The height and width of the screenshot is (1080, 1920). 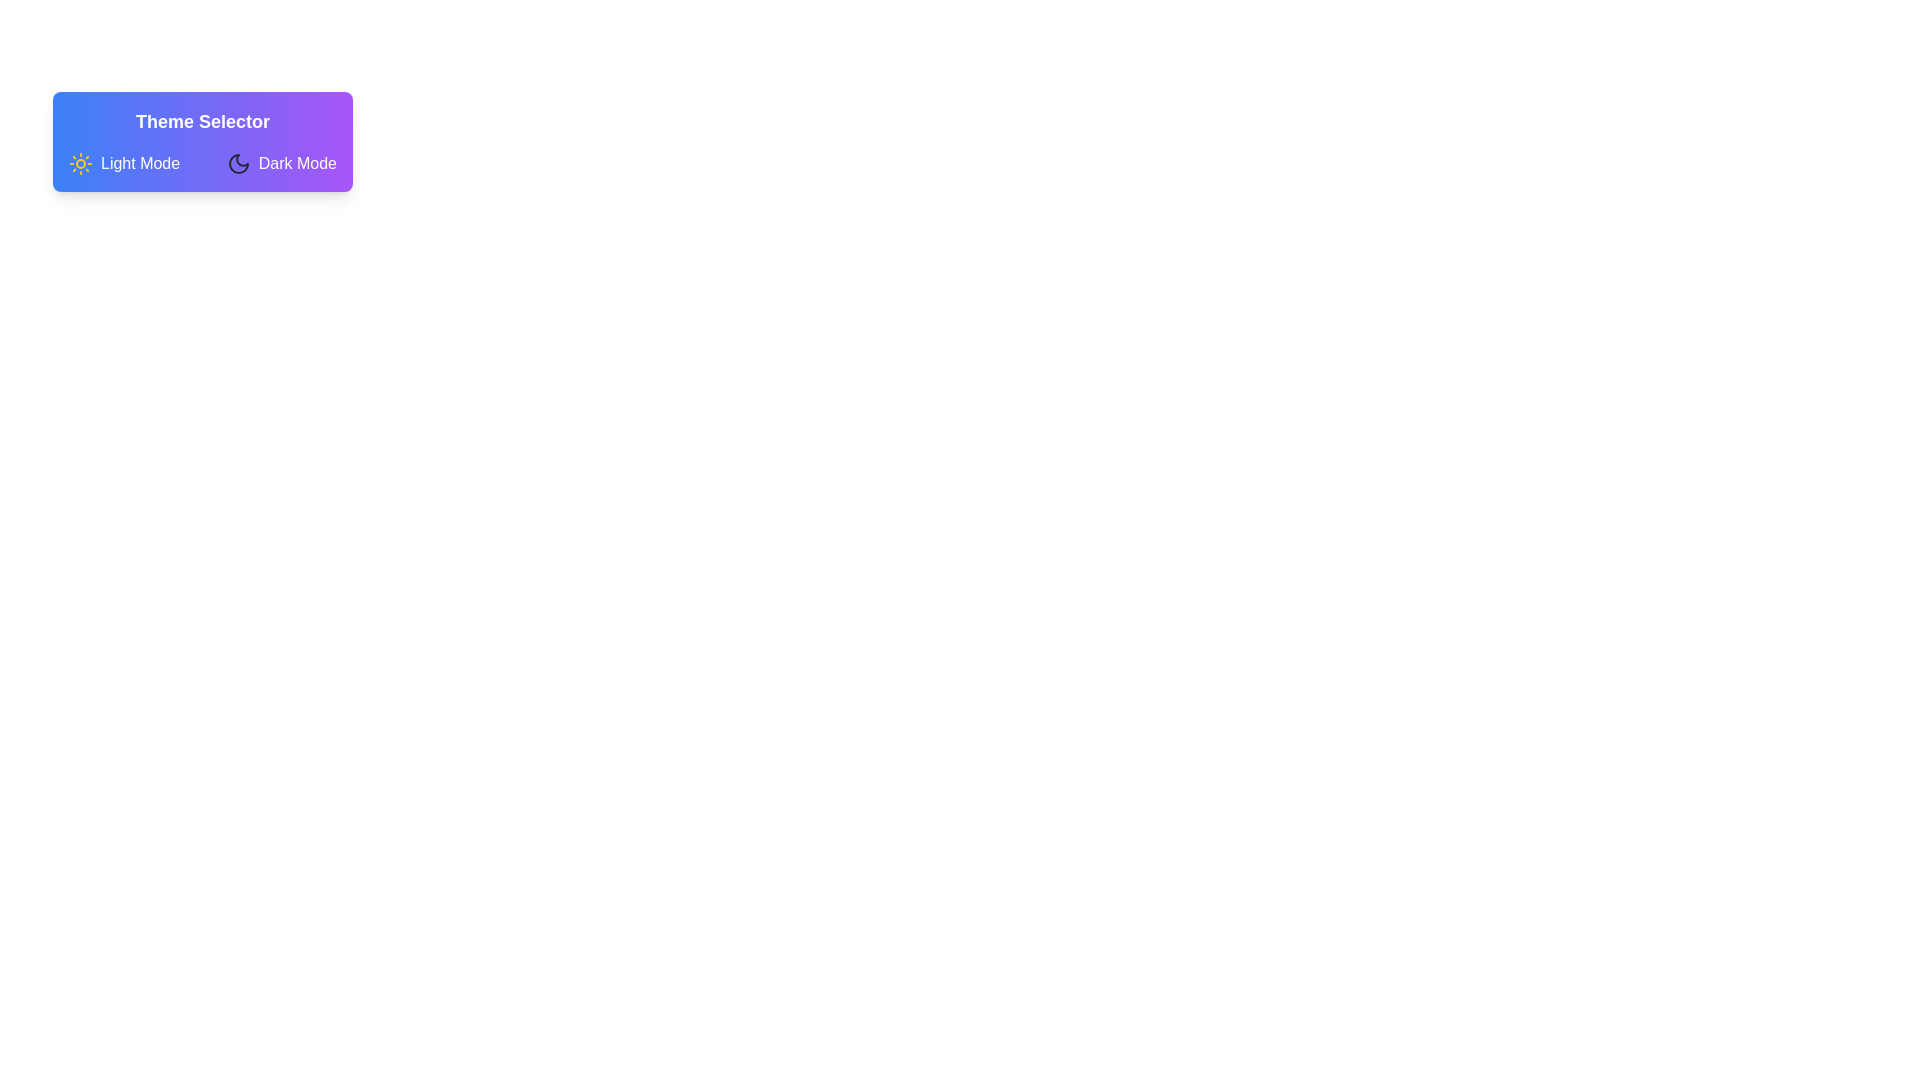 What do you see at coordinates (80, 163) in the screenshot?
I see `the sun icon representing the bright theme, which is the first icon in the theme selection group, located to the left of the 'Light Mode' label` at bounding box center [80, 163].